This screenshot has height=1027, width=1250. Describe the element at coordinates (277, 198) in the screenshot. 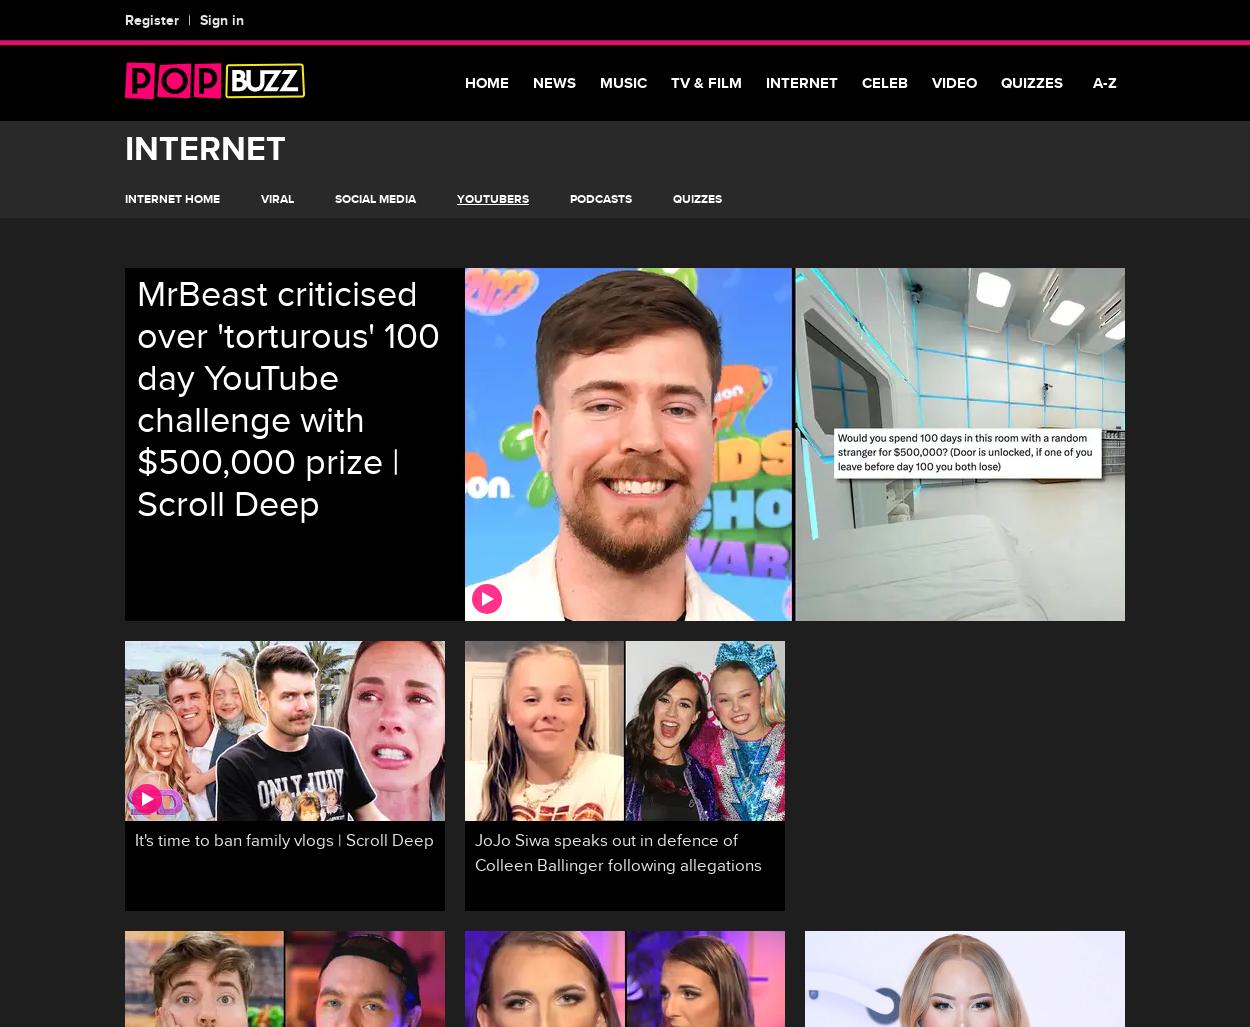

I see `'Viral'` at that location.